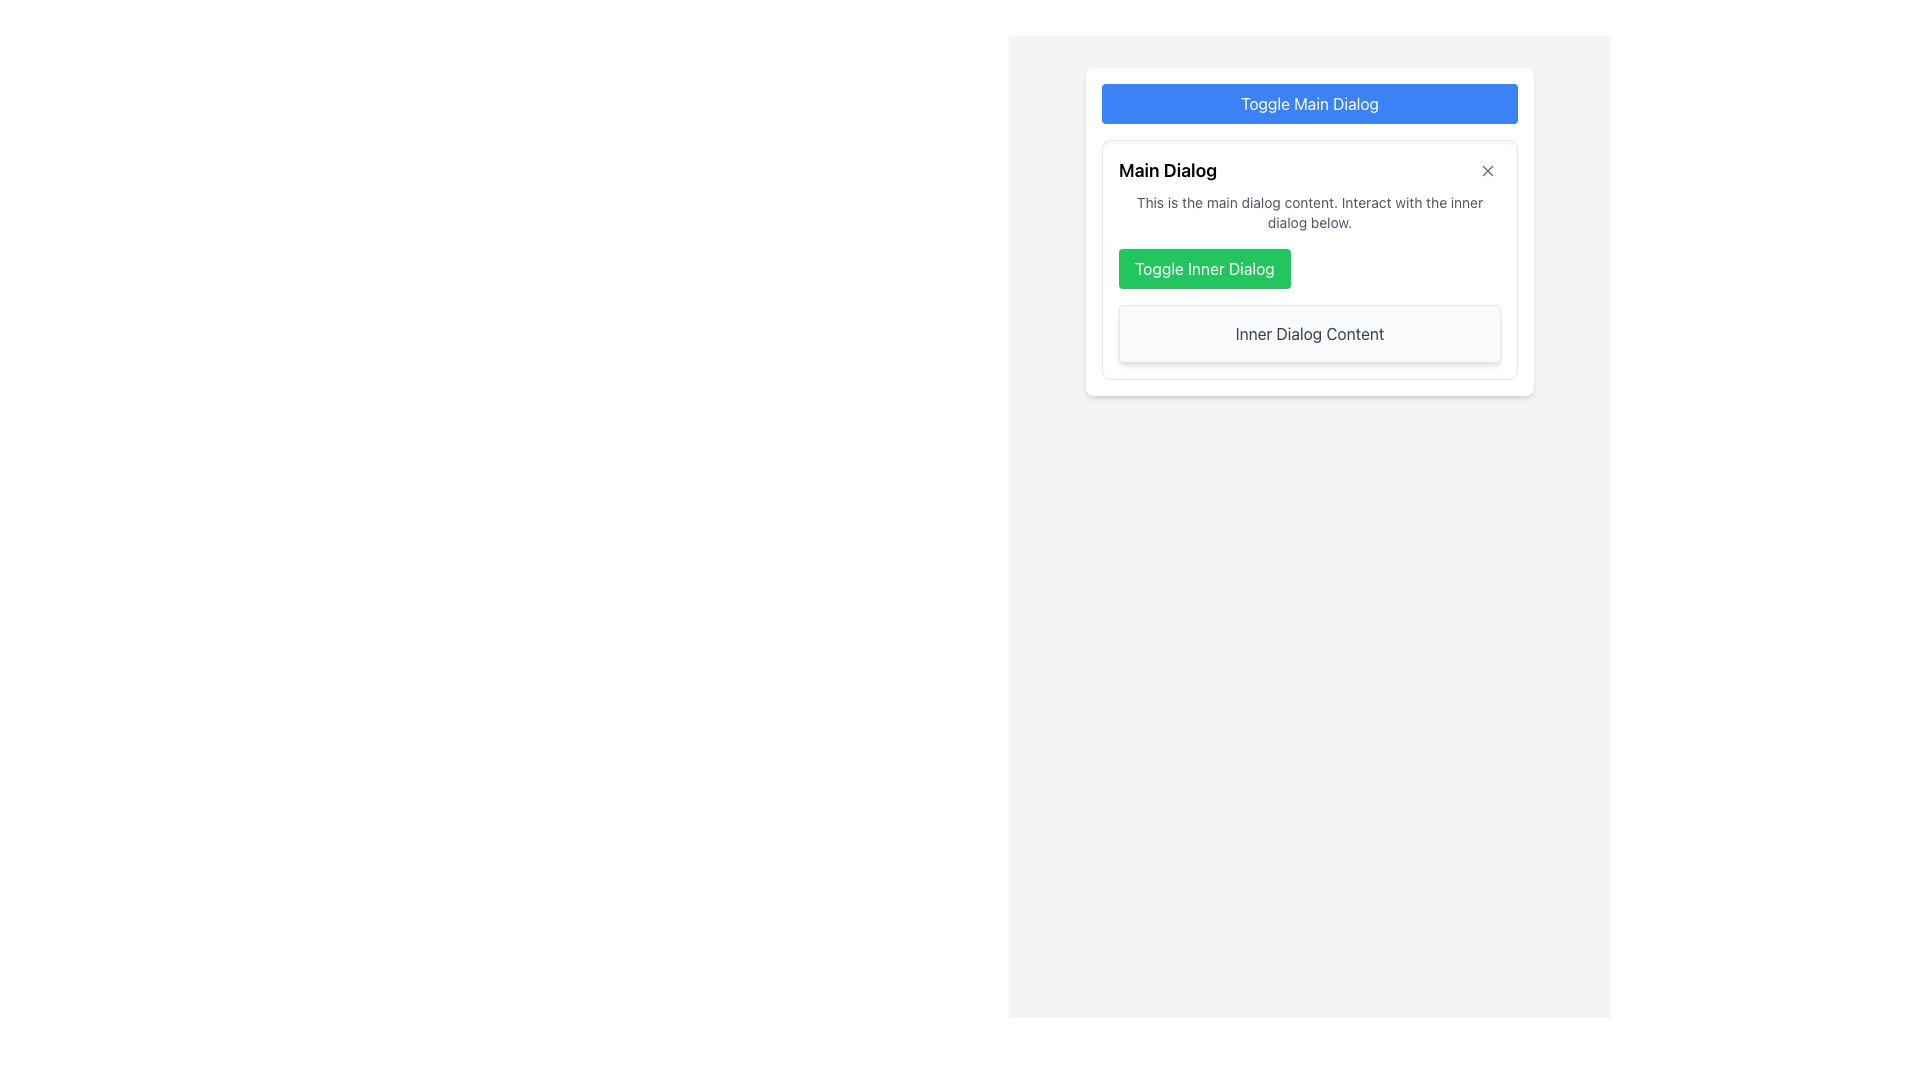 Image resolution: width=1920 pixels, height=1080 pixels. What do you see at coordinates (1488, 169) in the screenshot?
I see `the close button icon located in the top-right corner of the 'Main Dialog' dialog box to visually represent the action of closing or dismissing the dialog` at bounding box center [1488, 169].